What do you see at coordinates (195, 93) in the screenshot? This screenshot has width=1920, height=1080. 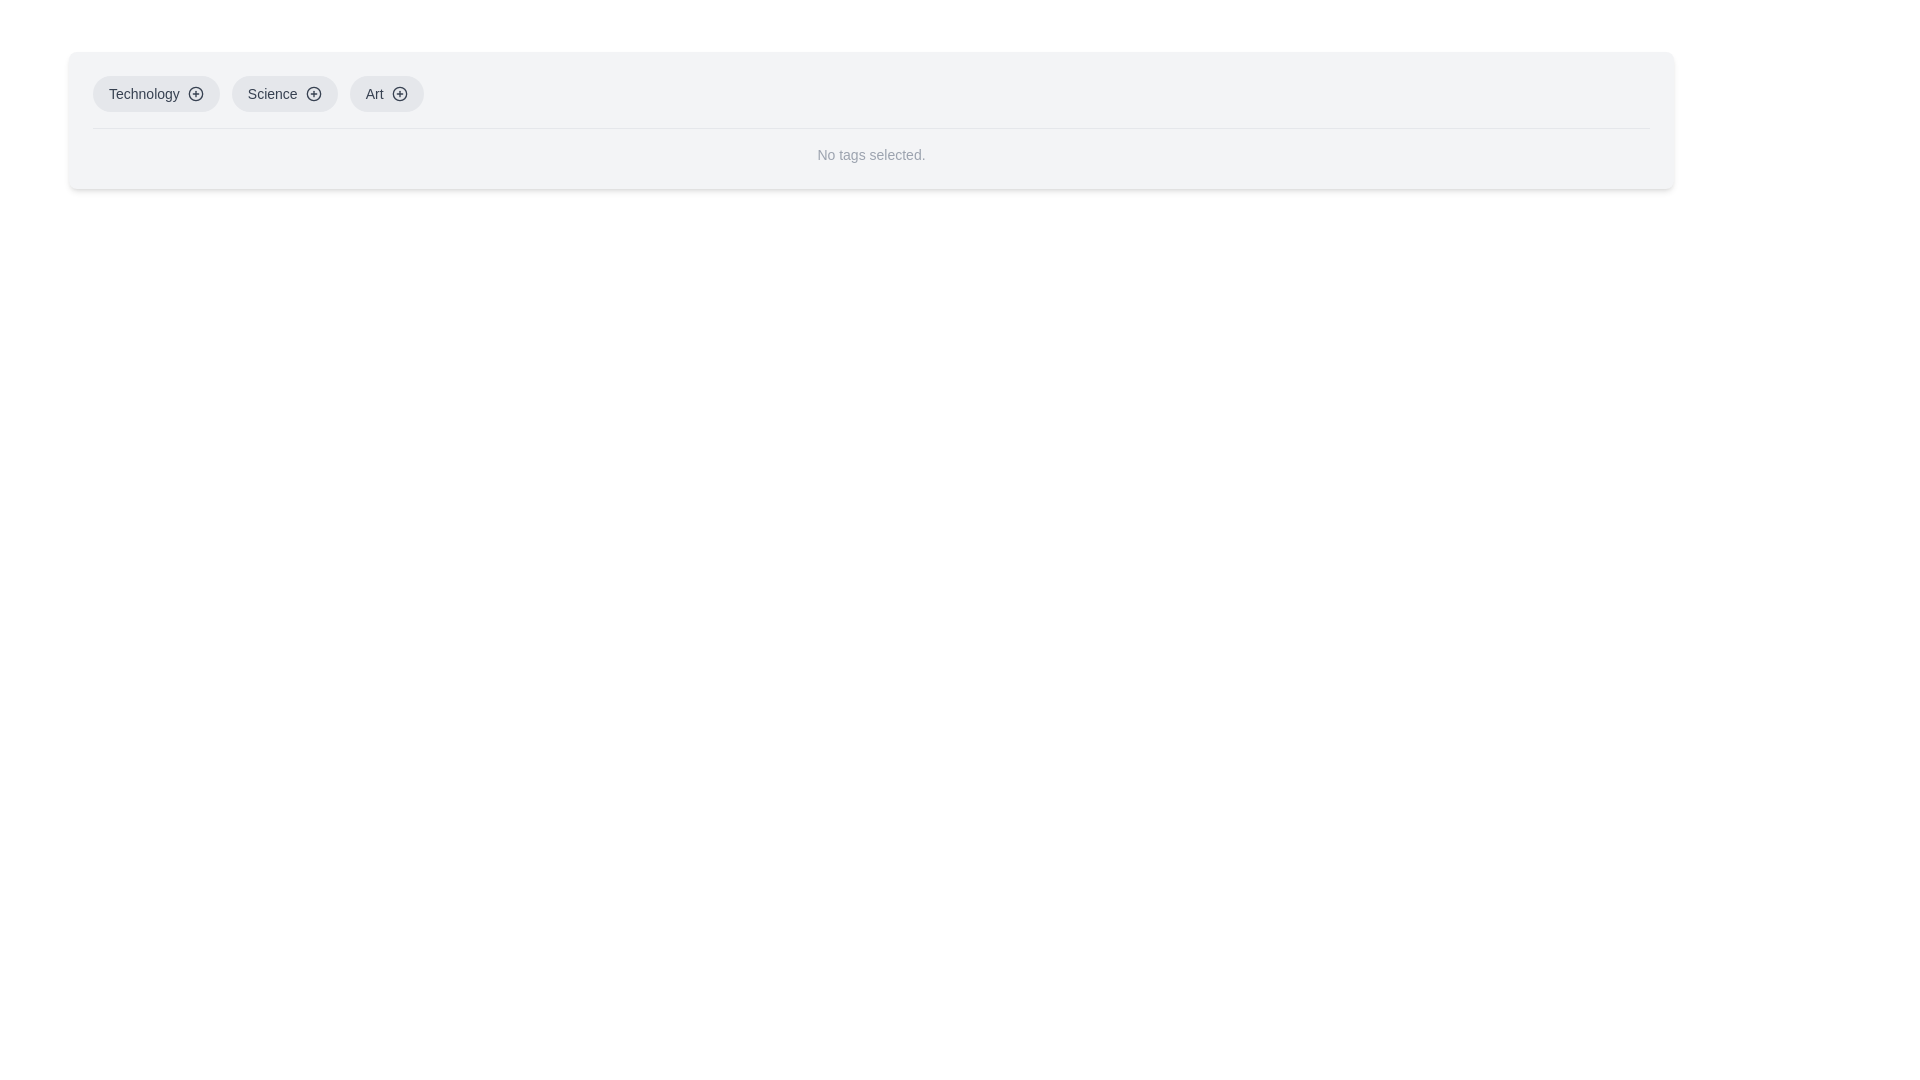 I see `the interactive button icon located to the right of the 'Technology' label in the top-left corner of the interface` at bounding box center [195, 93].